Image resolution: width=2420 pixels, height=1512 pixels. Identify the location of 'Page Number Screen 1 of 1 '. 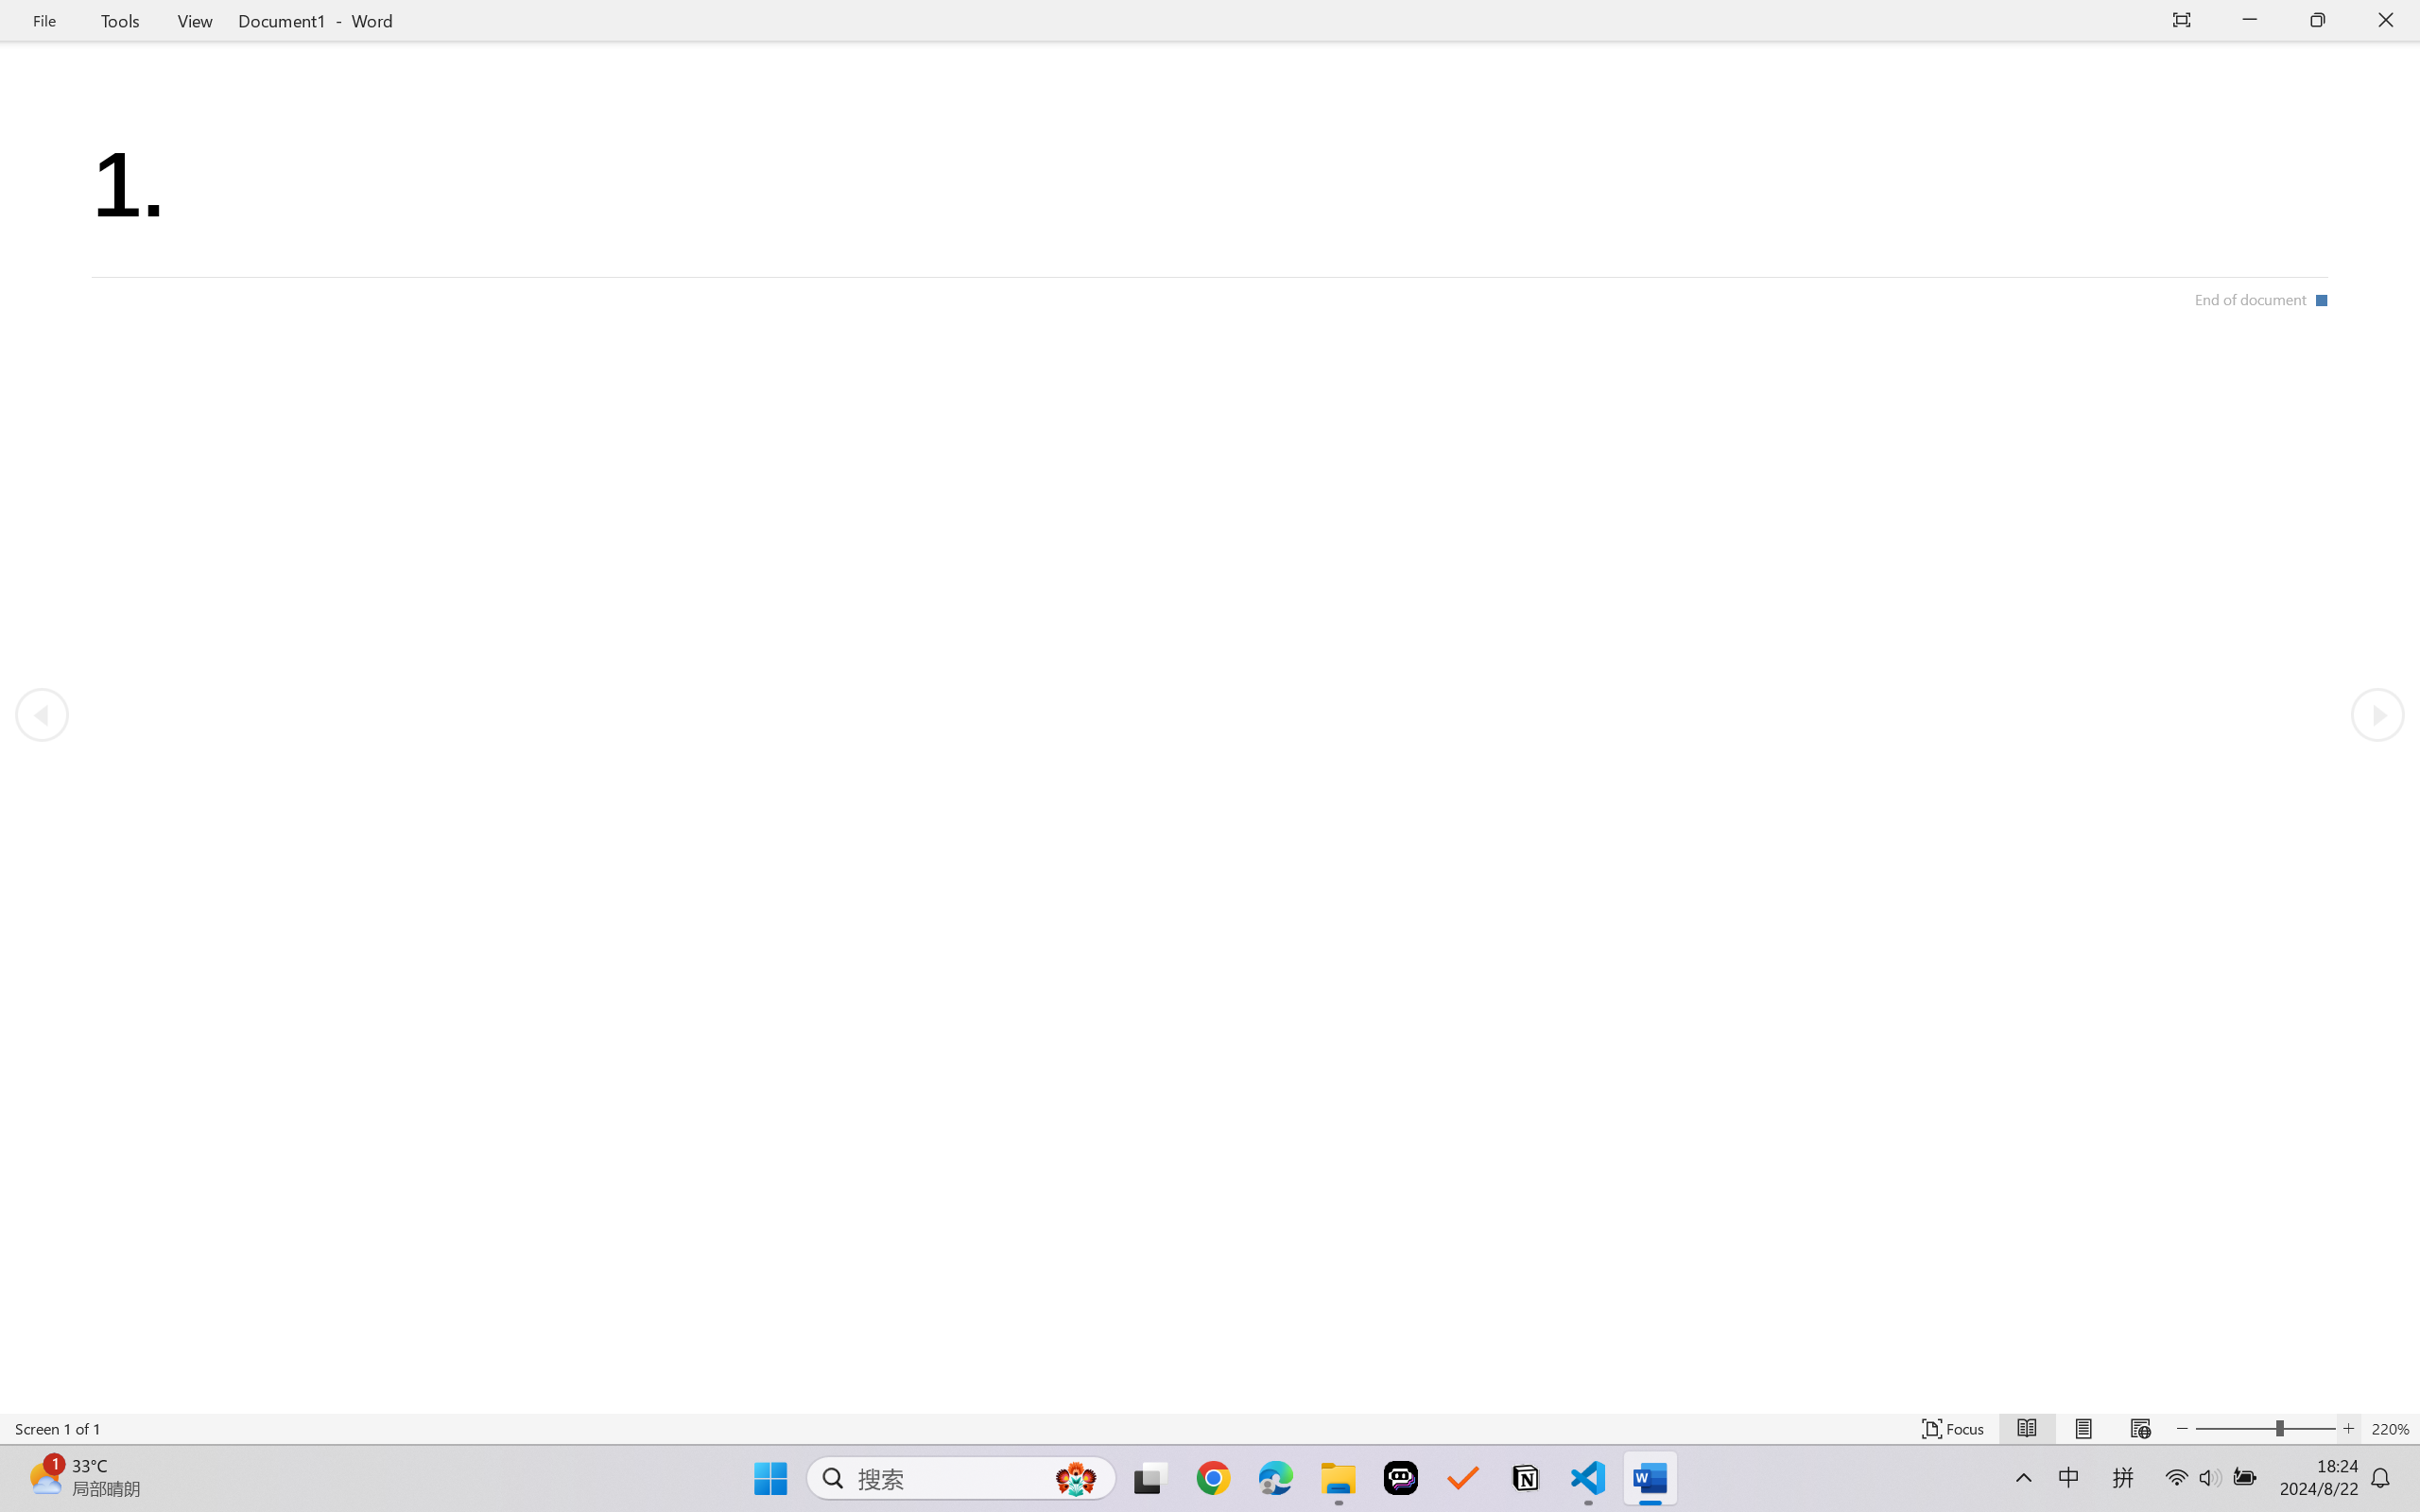
(57, 1428).